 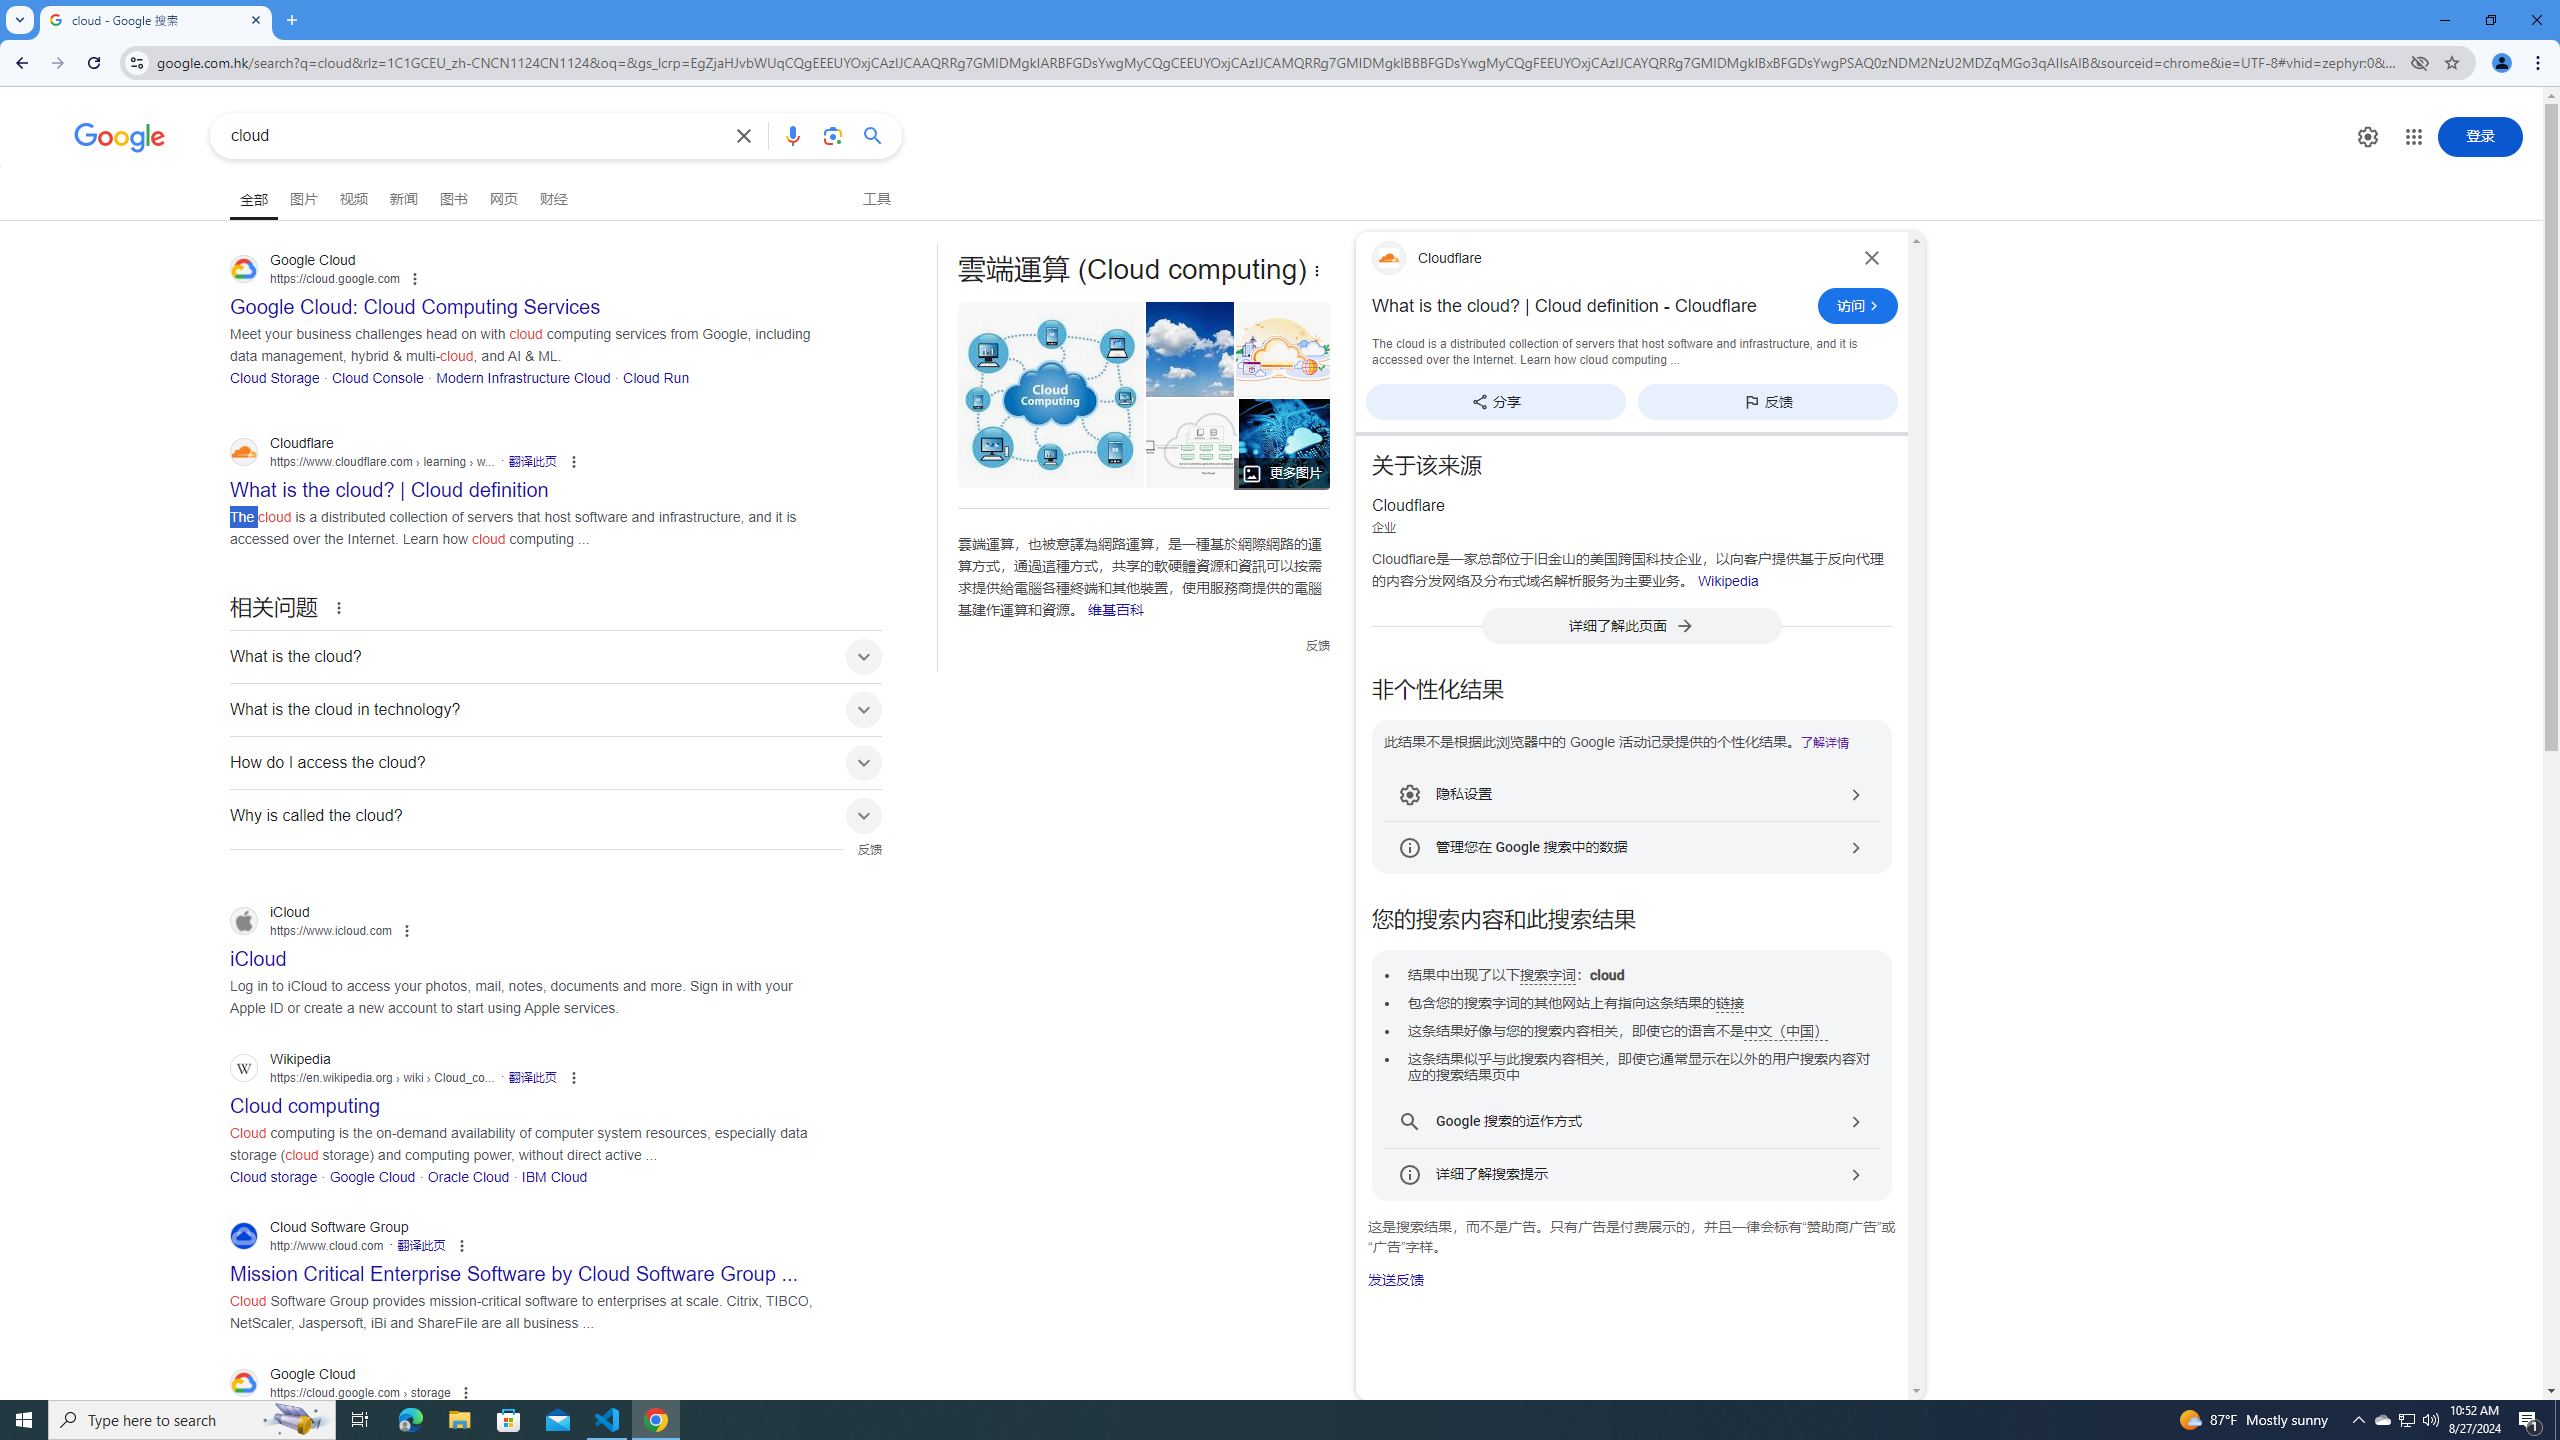 I want to click on 'Cloud Console', so click(x=376, y=376).